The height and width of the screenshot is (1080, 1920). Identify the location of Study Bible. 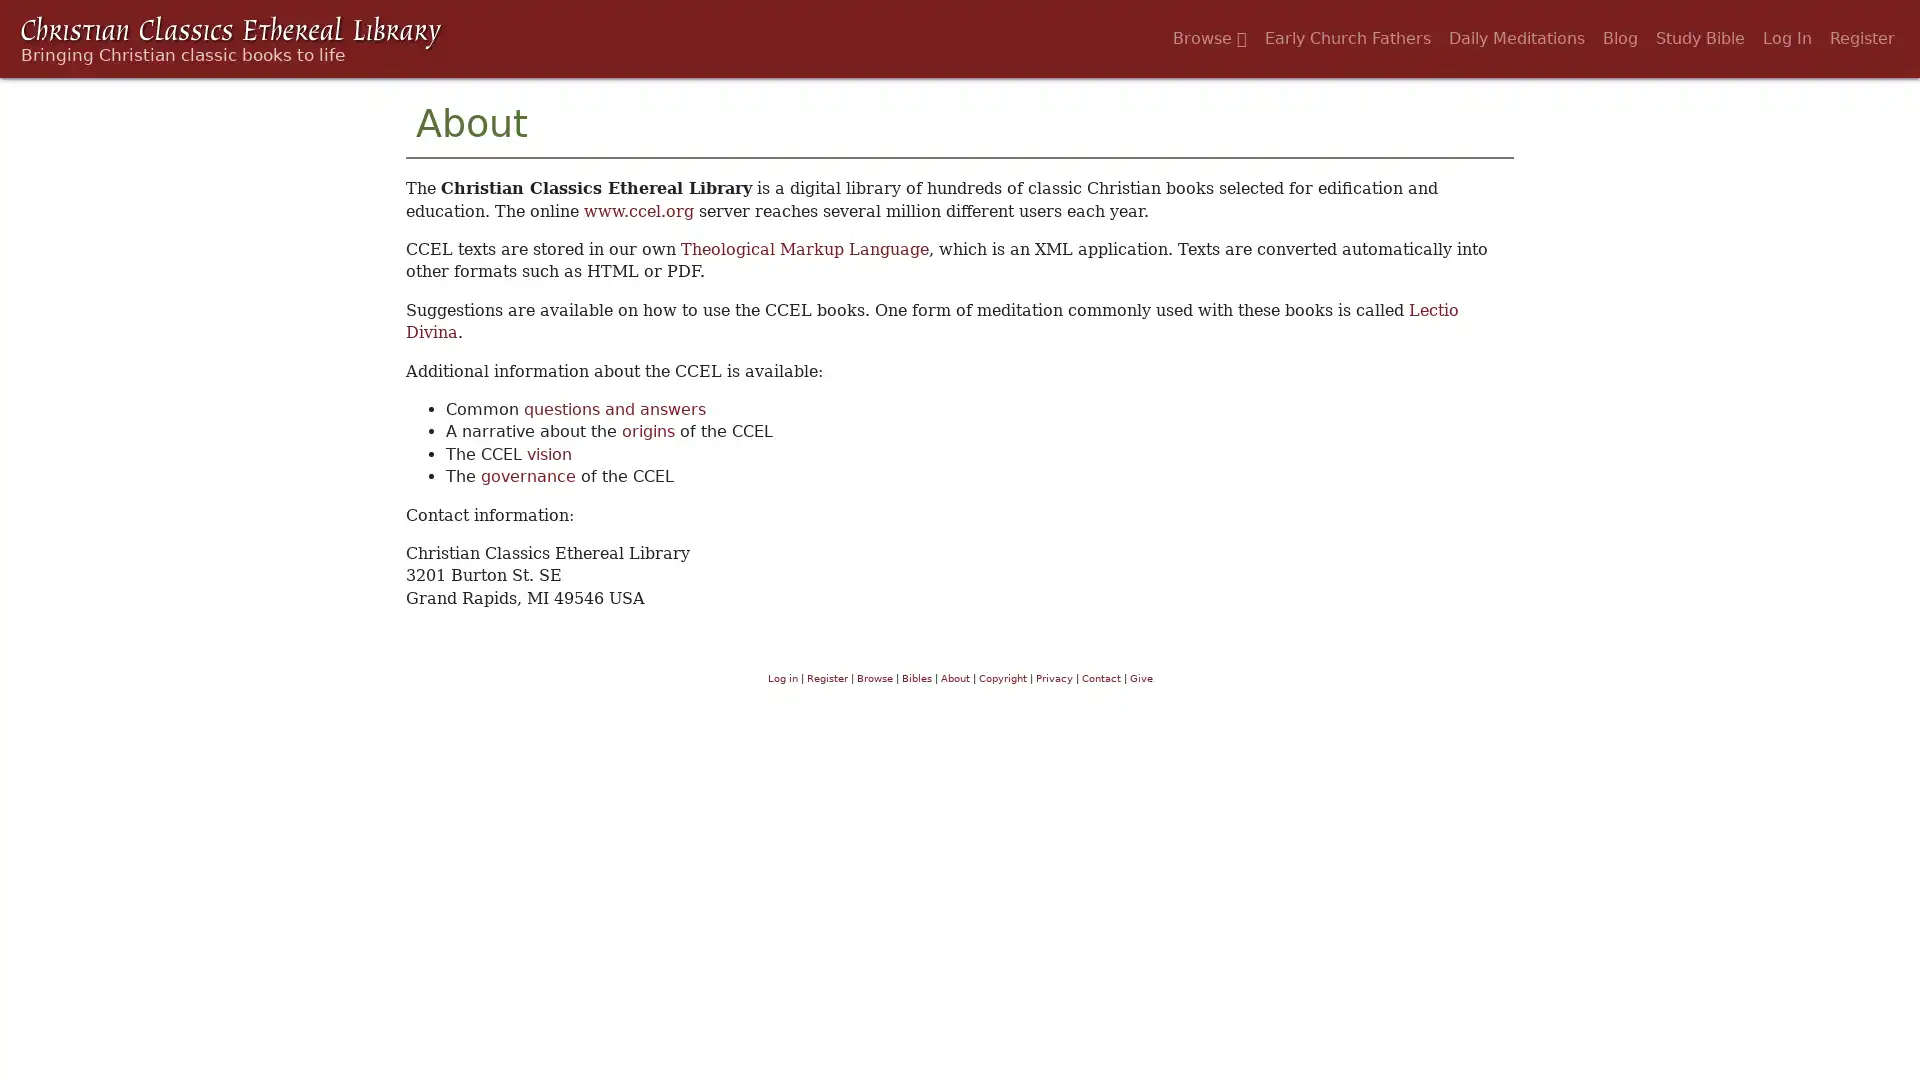
(1699, 38).